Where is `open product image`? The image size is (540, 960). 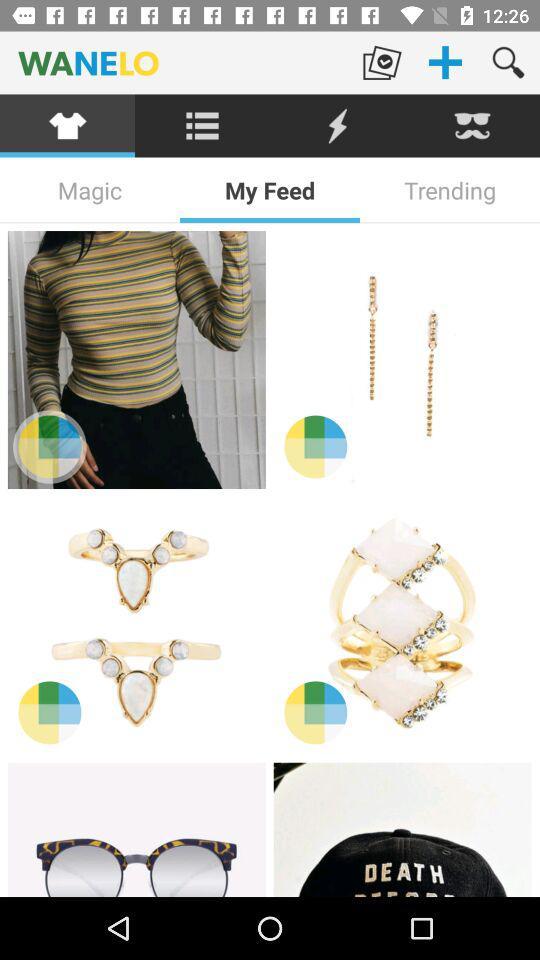
open product image is located at coordinates (402, 360).